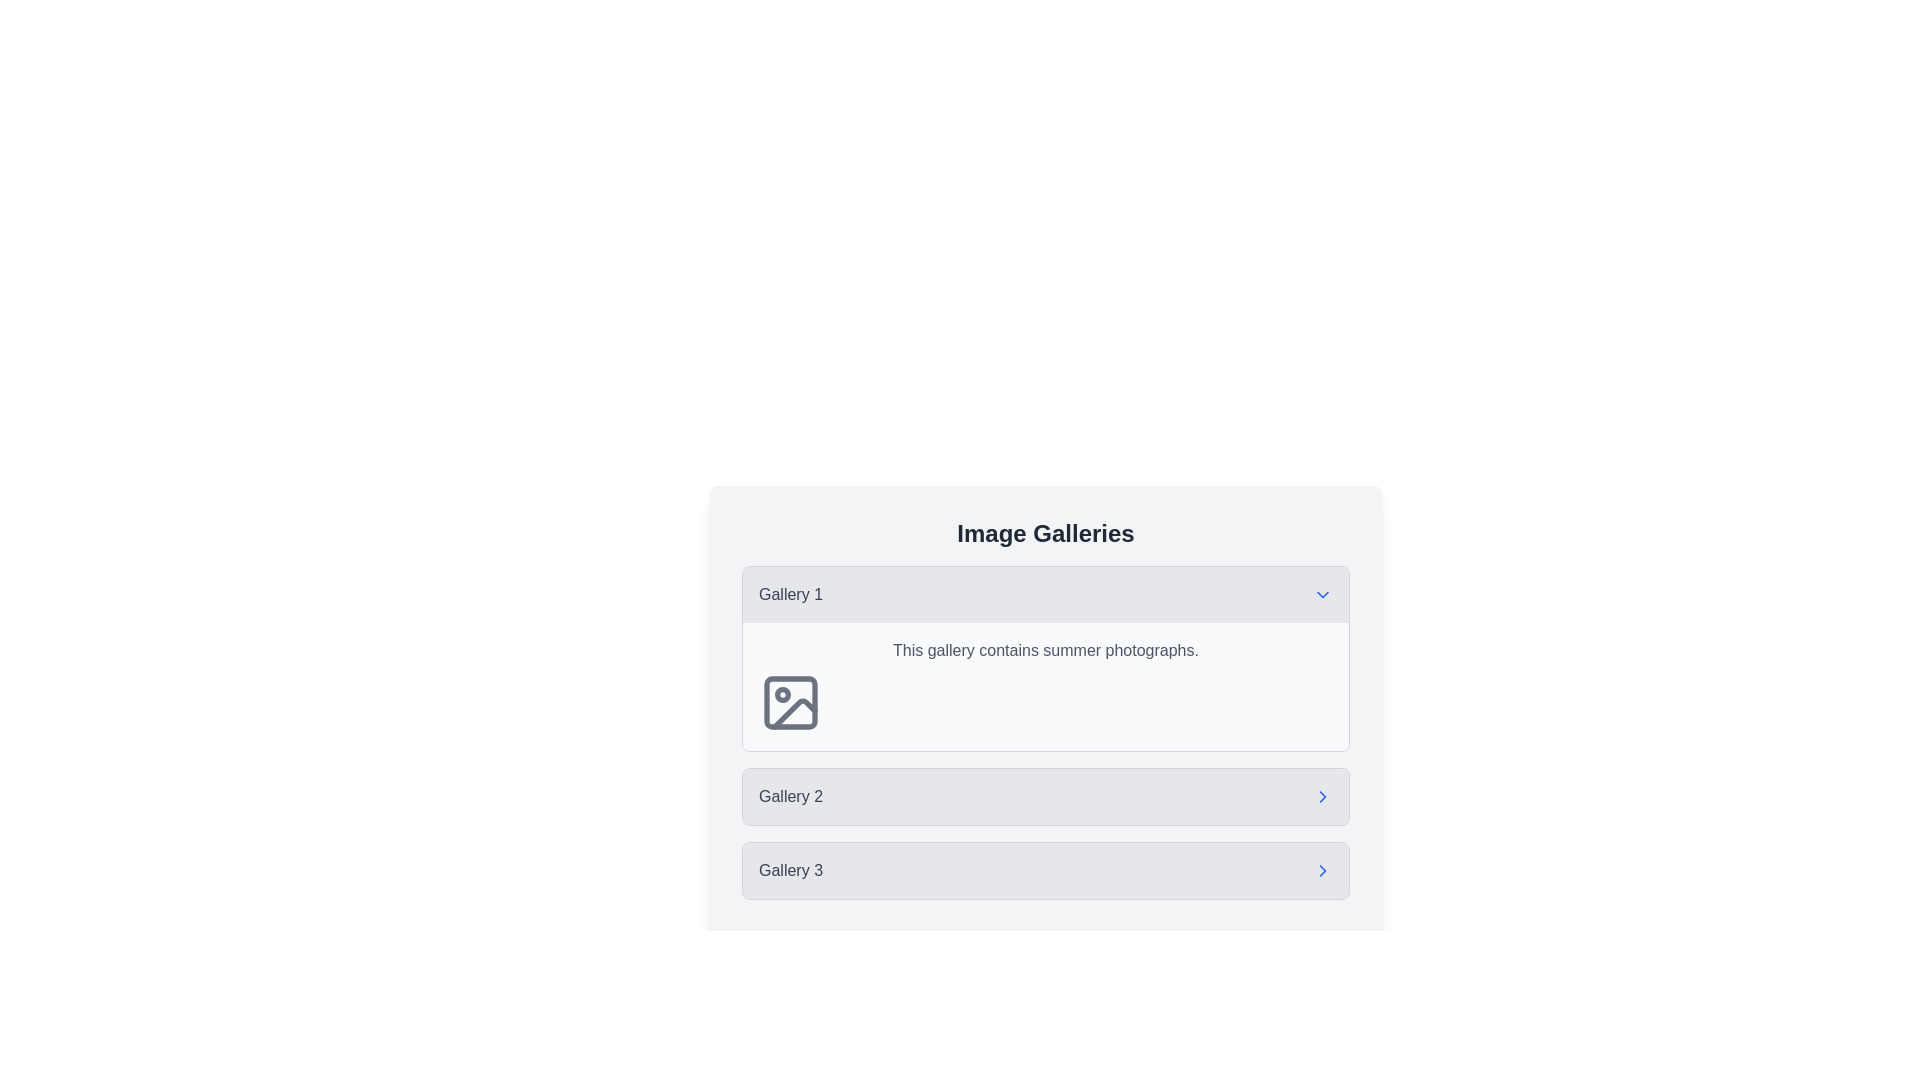 Image resolution: width=1920 pixels, height=1080 pixels. I want to click on the chevron icon located to the right of the 'Gallery 1' text, so click(1323, 593).